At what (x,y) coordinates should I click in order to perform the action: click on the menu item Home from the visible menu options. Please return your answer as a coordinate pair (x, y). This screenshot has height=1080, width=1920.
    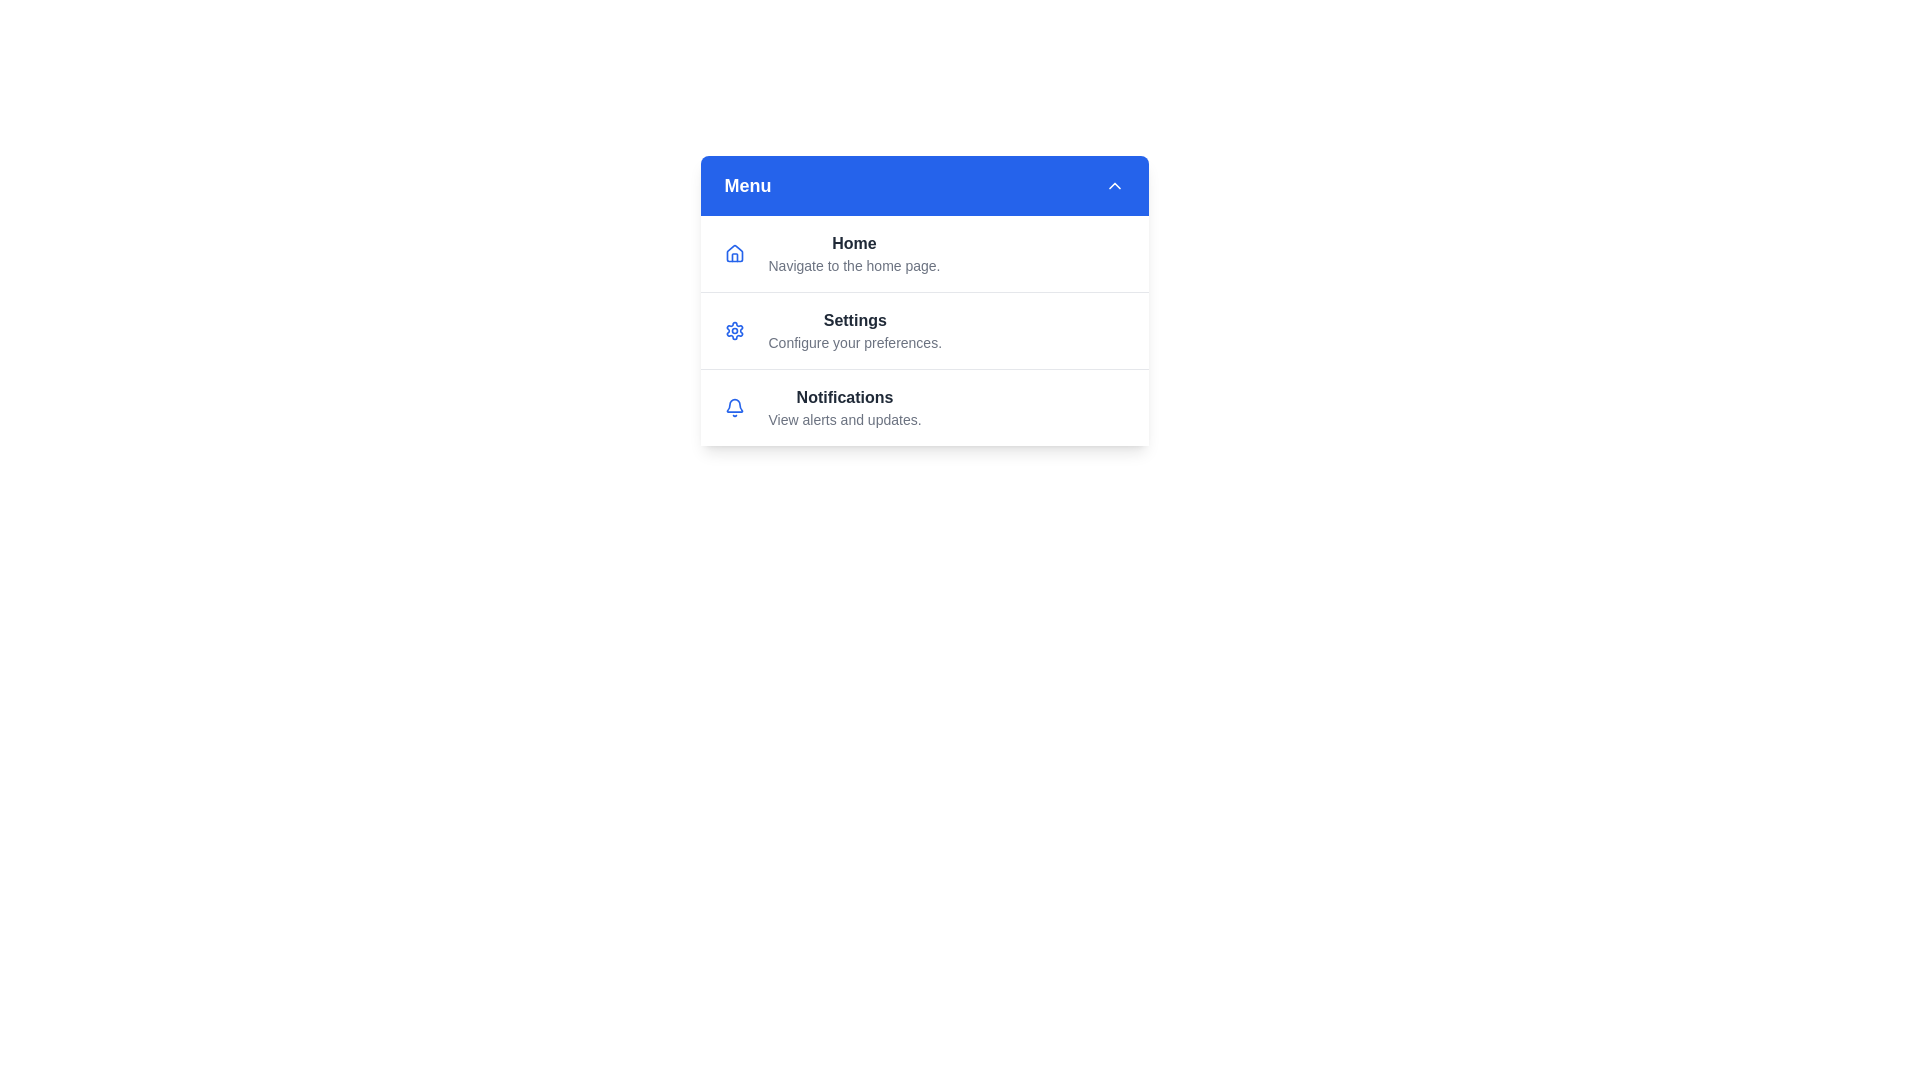
    Looking at the image, I should click on (923, 253).